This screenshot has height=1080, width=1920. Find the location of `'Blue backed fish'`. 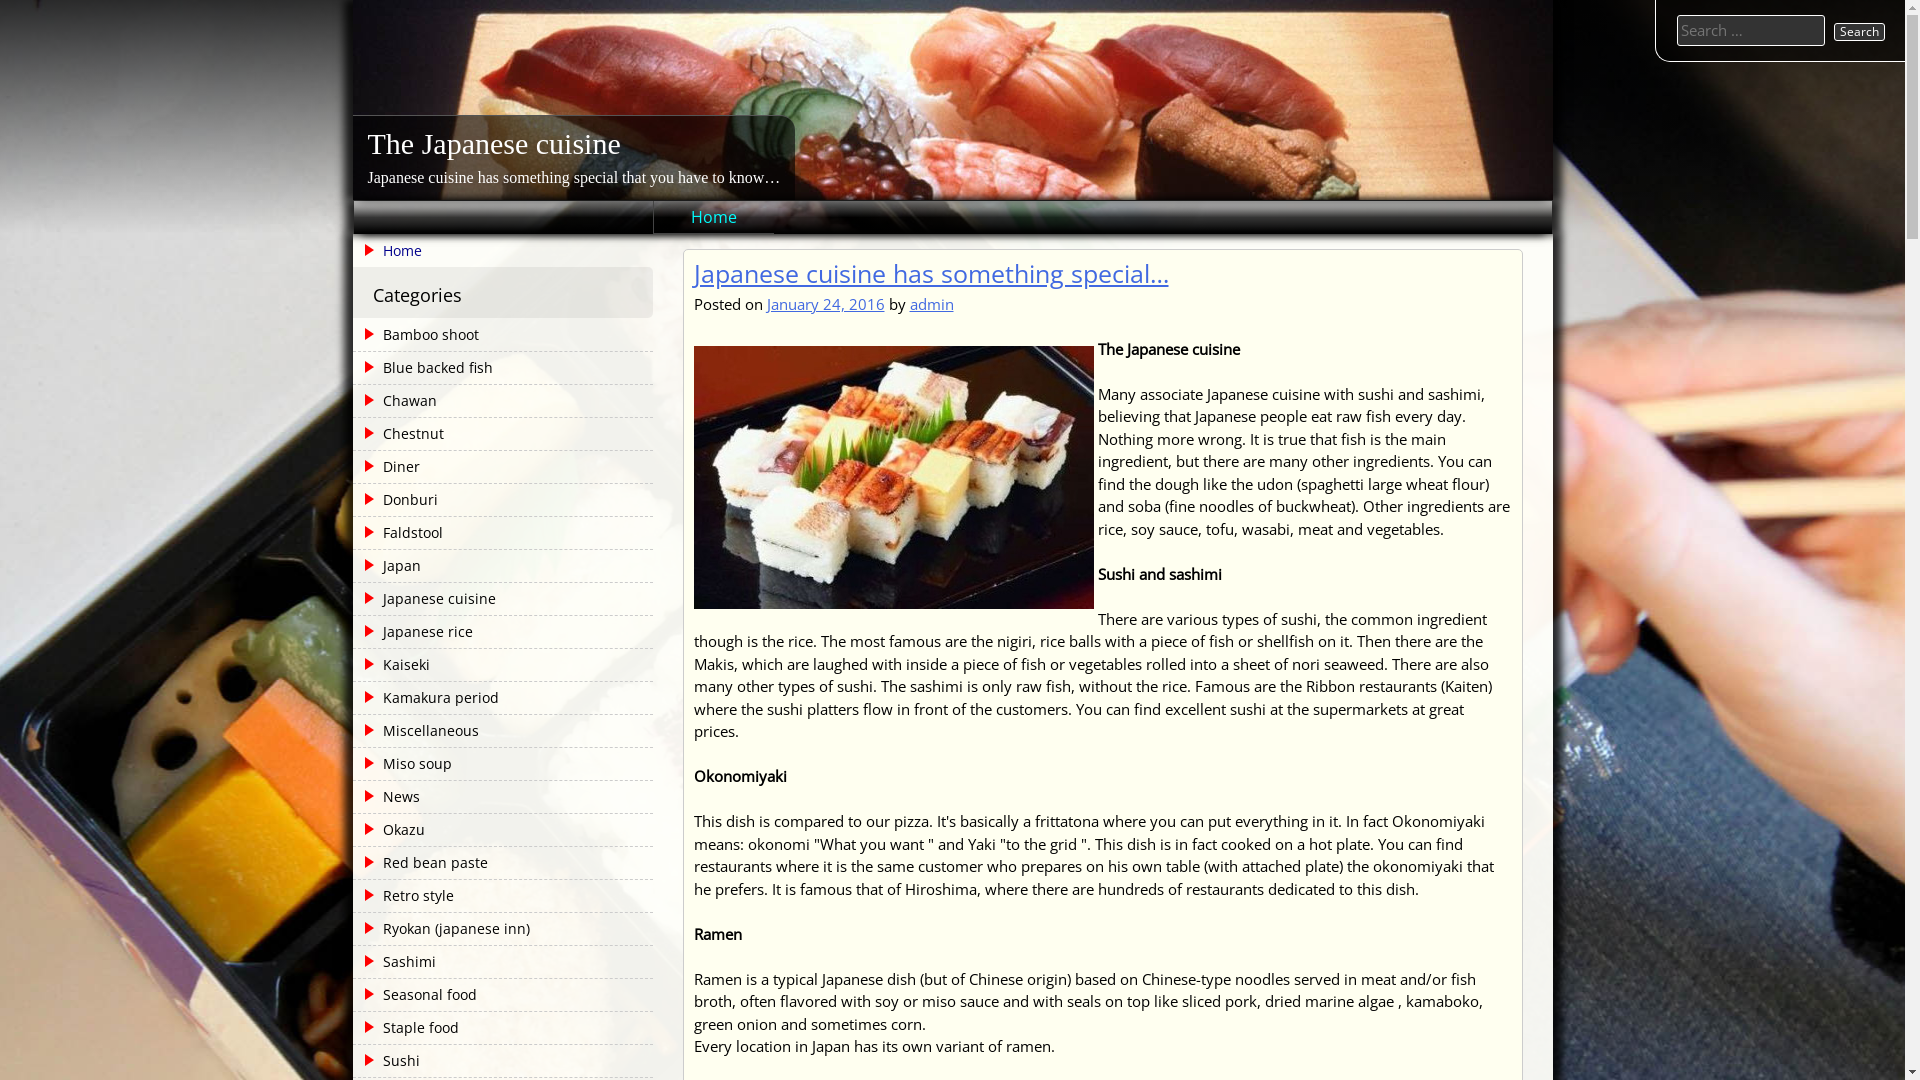

'Blue backed fish' is located at coordinates (423, 367).